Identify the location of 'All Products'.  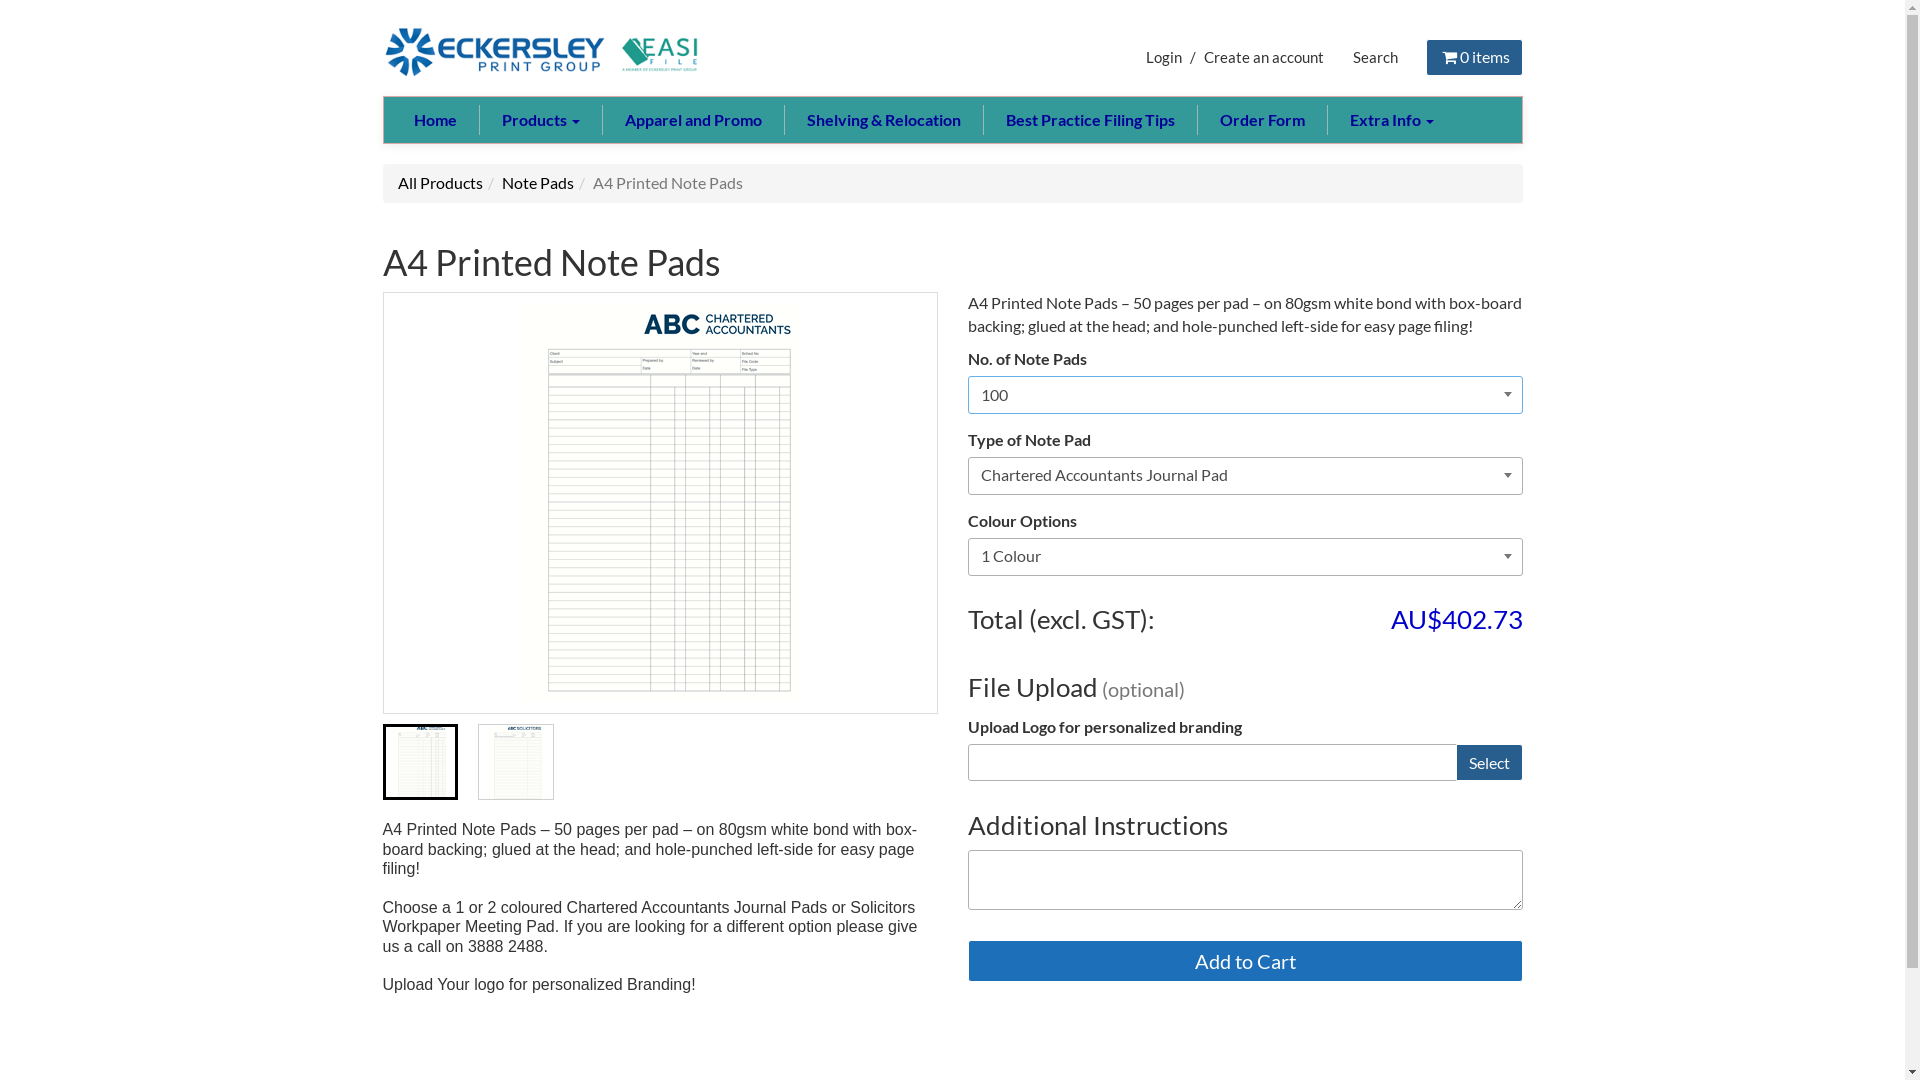
(439, 182).